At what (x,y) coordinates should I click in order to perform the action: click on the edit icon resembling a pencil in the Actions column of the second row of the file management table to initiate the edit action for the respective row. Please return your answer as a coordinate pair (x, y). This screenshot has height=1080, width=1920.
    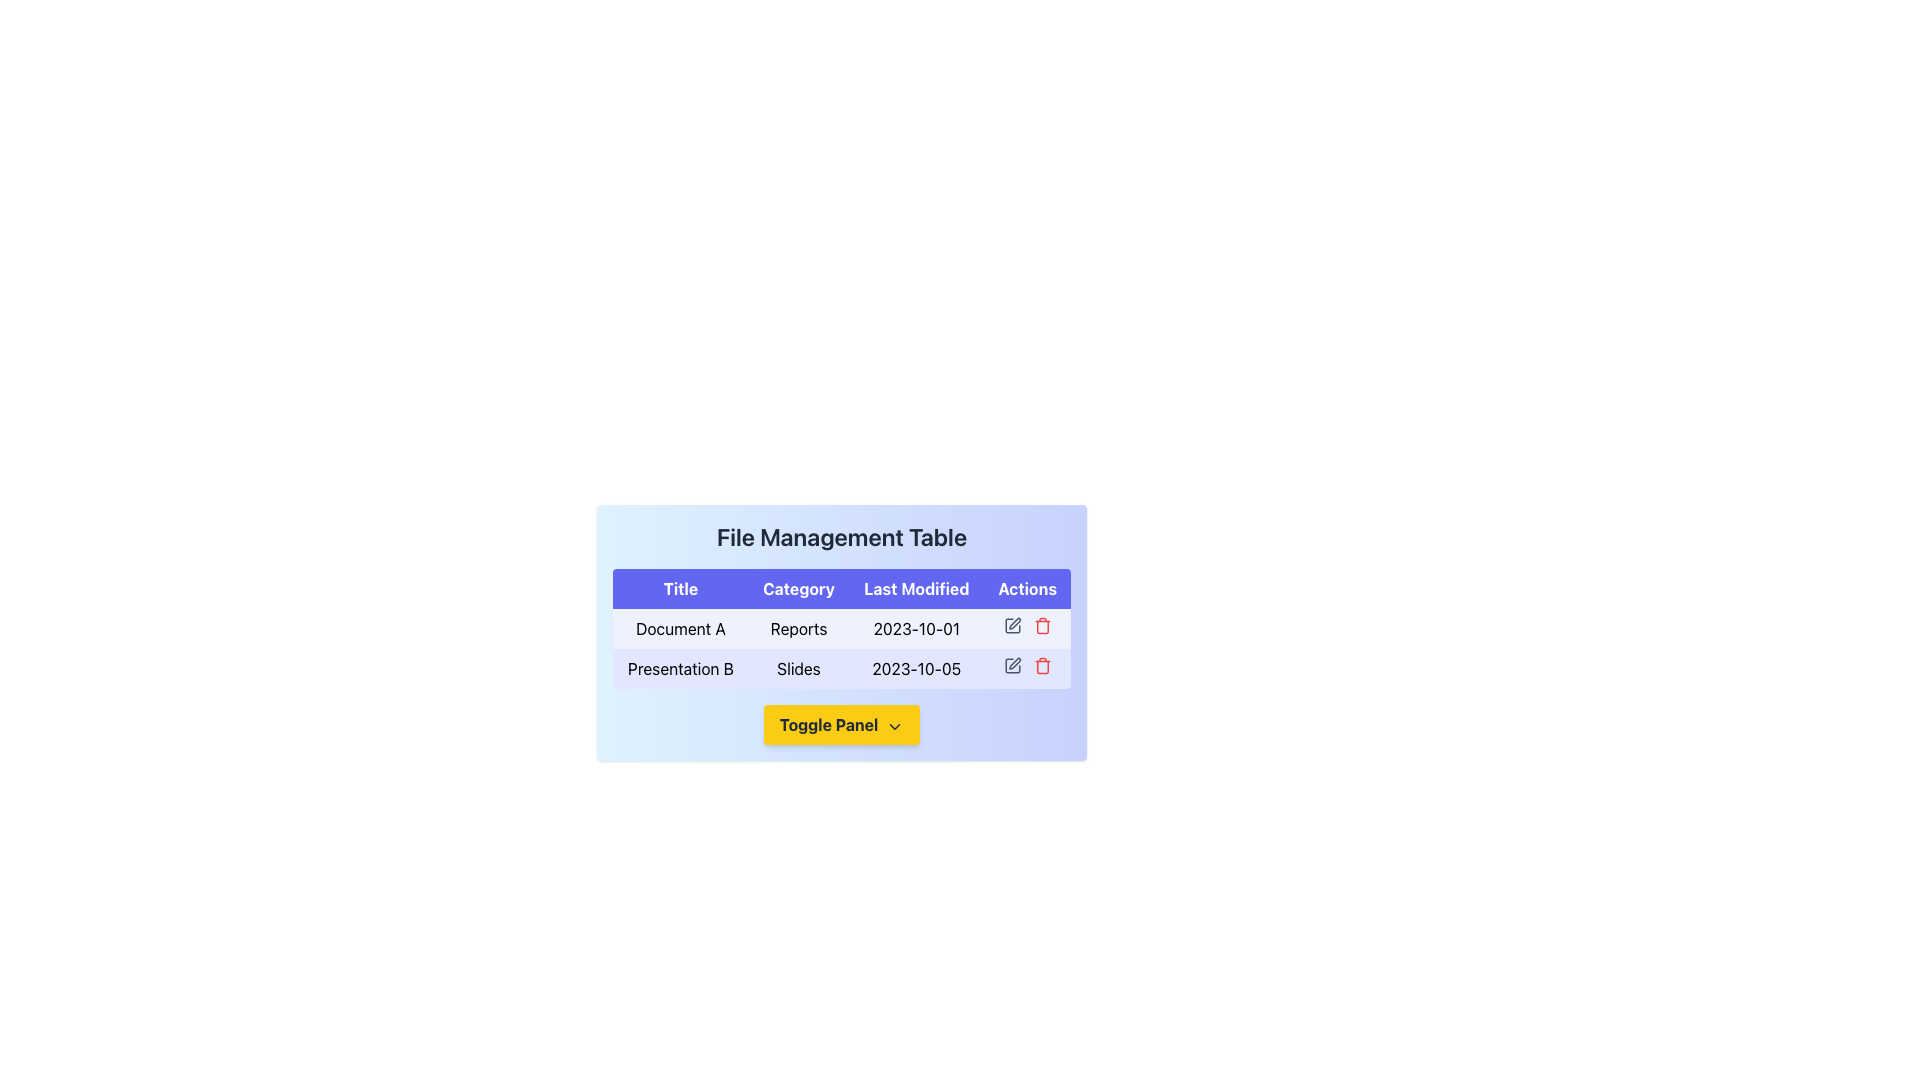
    Looking at the image, I should click on (1014, 622).